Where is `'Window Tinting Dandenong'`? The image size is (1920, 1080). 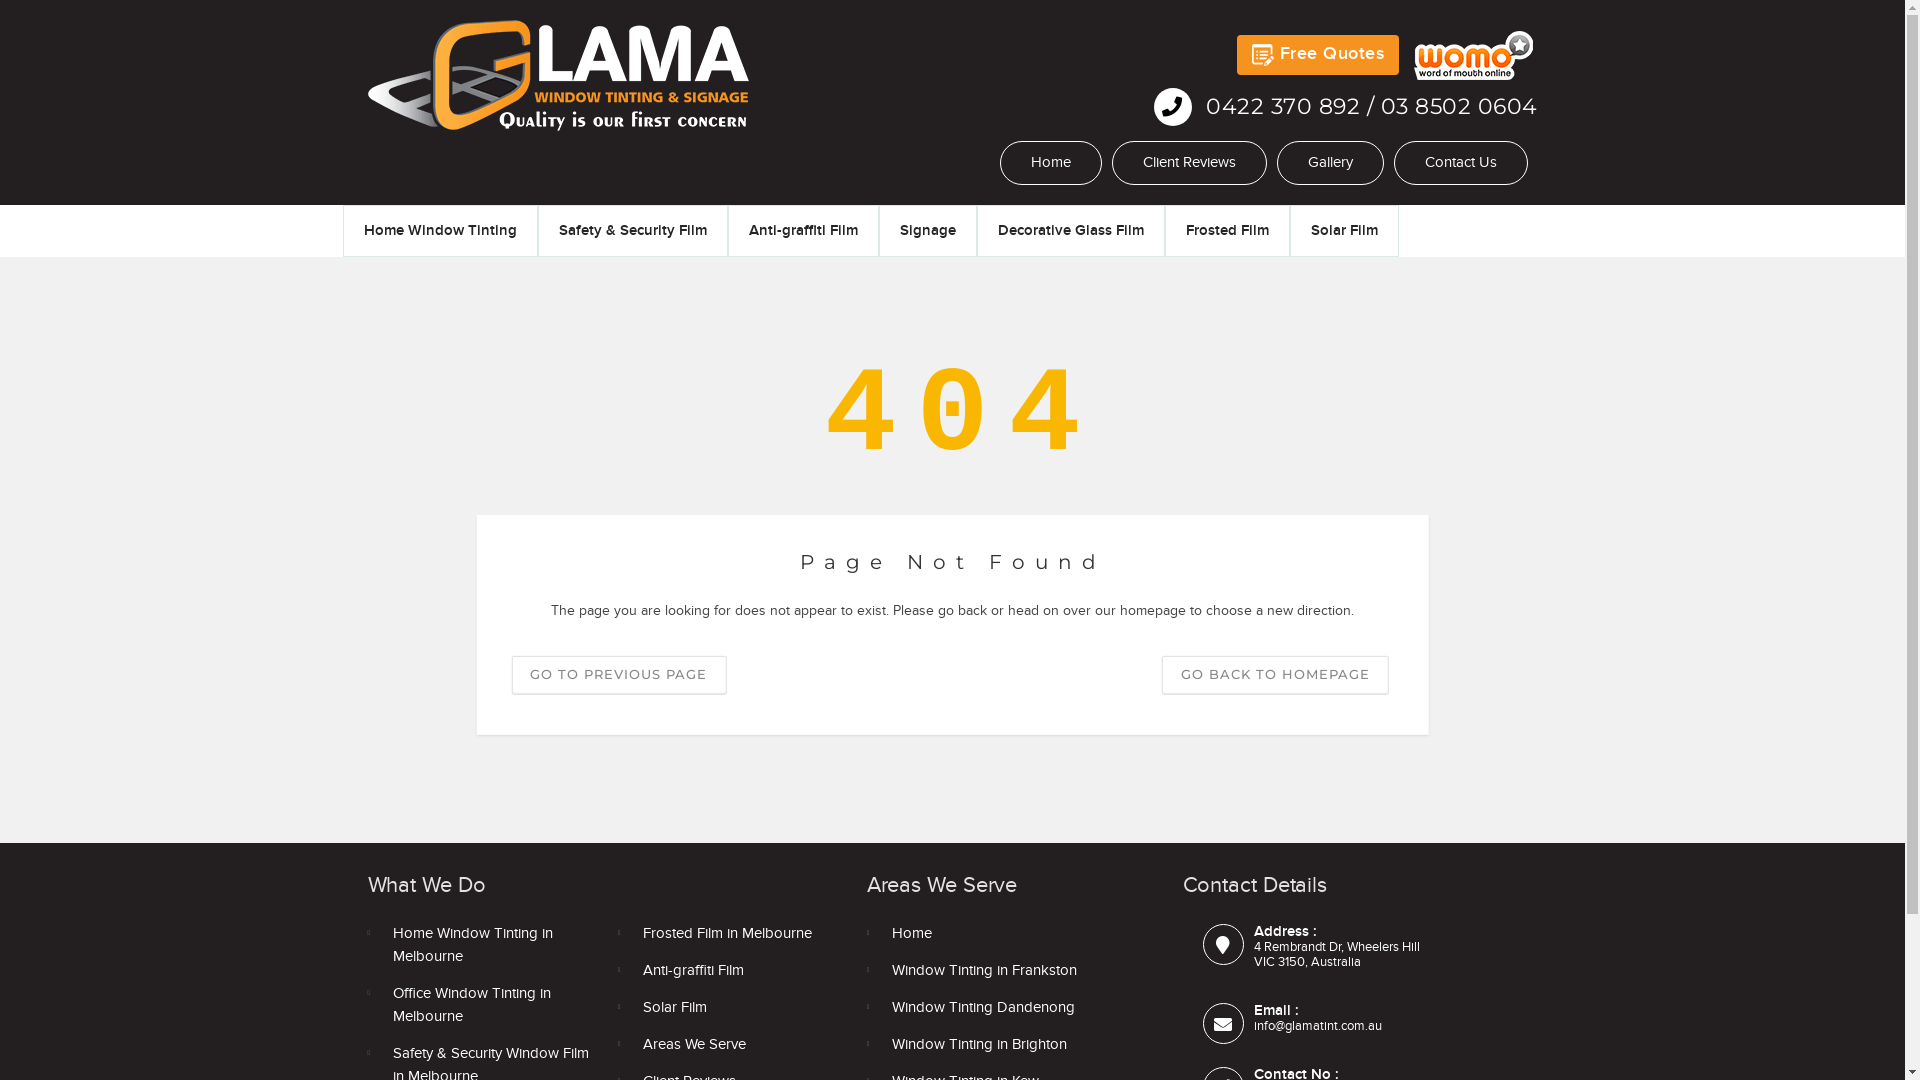
'Window Tinting Dandenong' is located at coordinates (867, 1009).